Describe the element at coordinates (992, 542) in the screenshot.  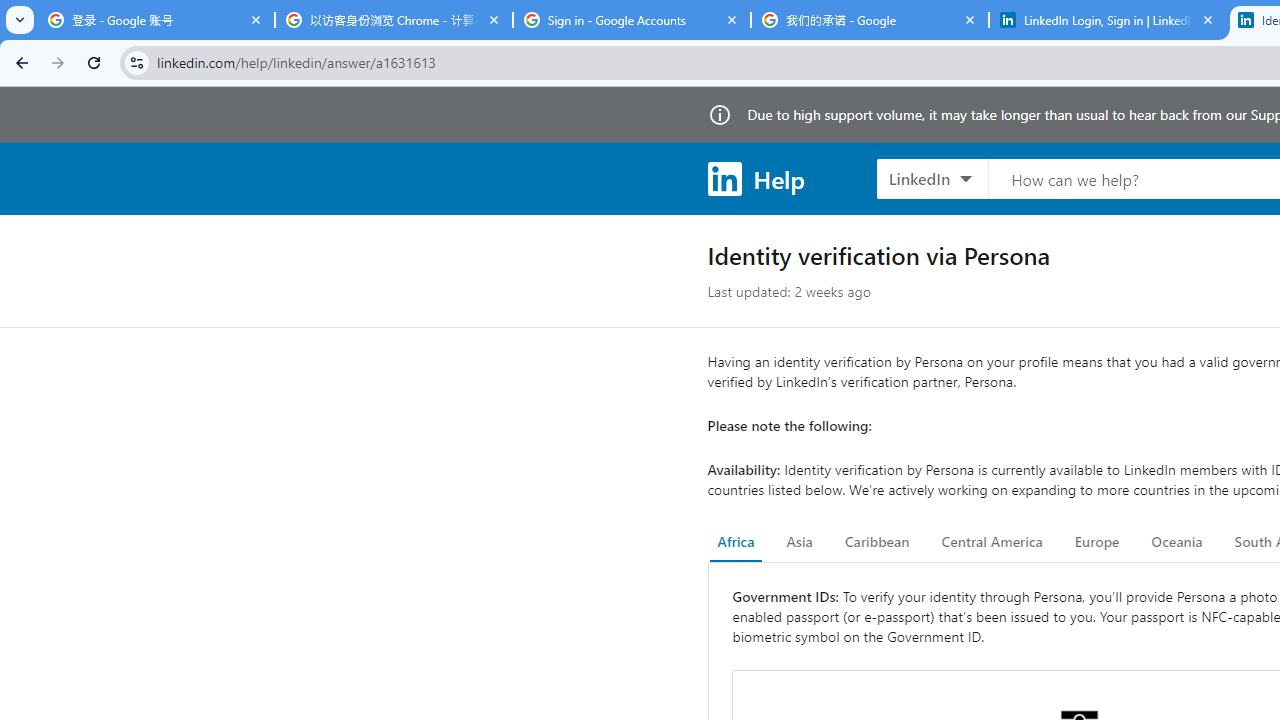
I see `'Central America'` at that location.